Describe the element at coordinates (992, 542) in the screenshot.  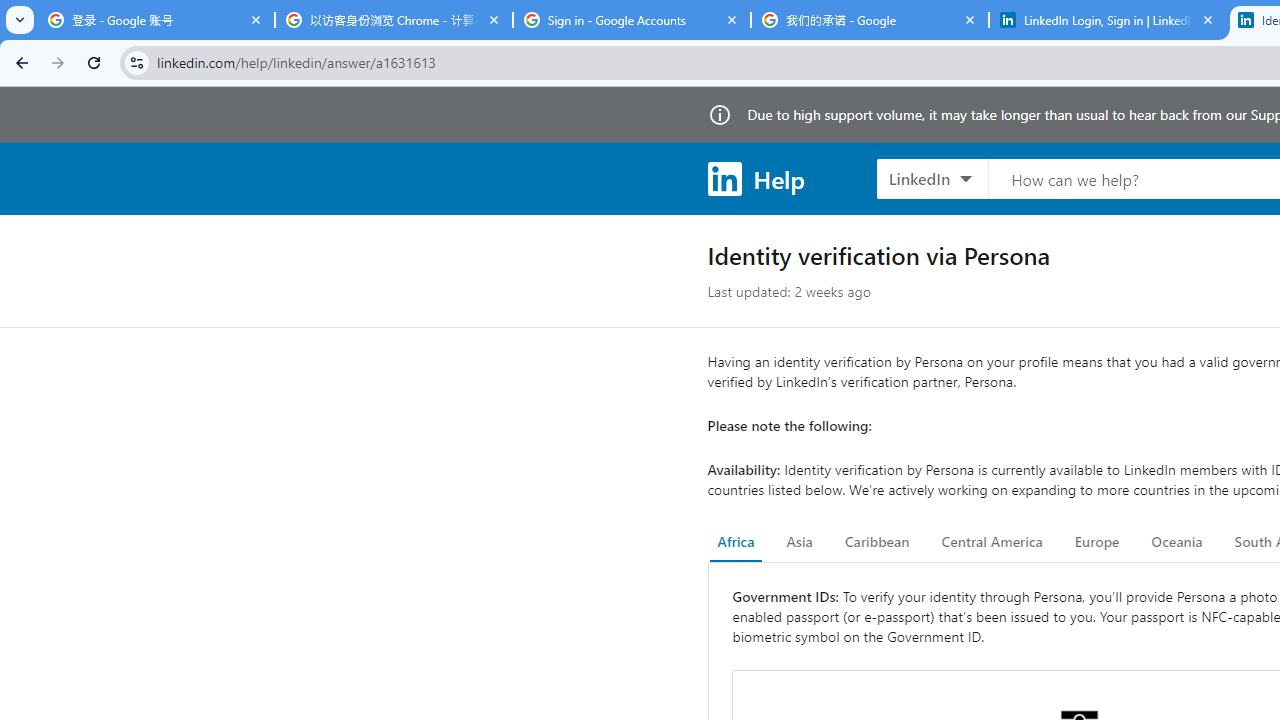
I see `'Central America'` at that location.